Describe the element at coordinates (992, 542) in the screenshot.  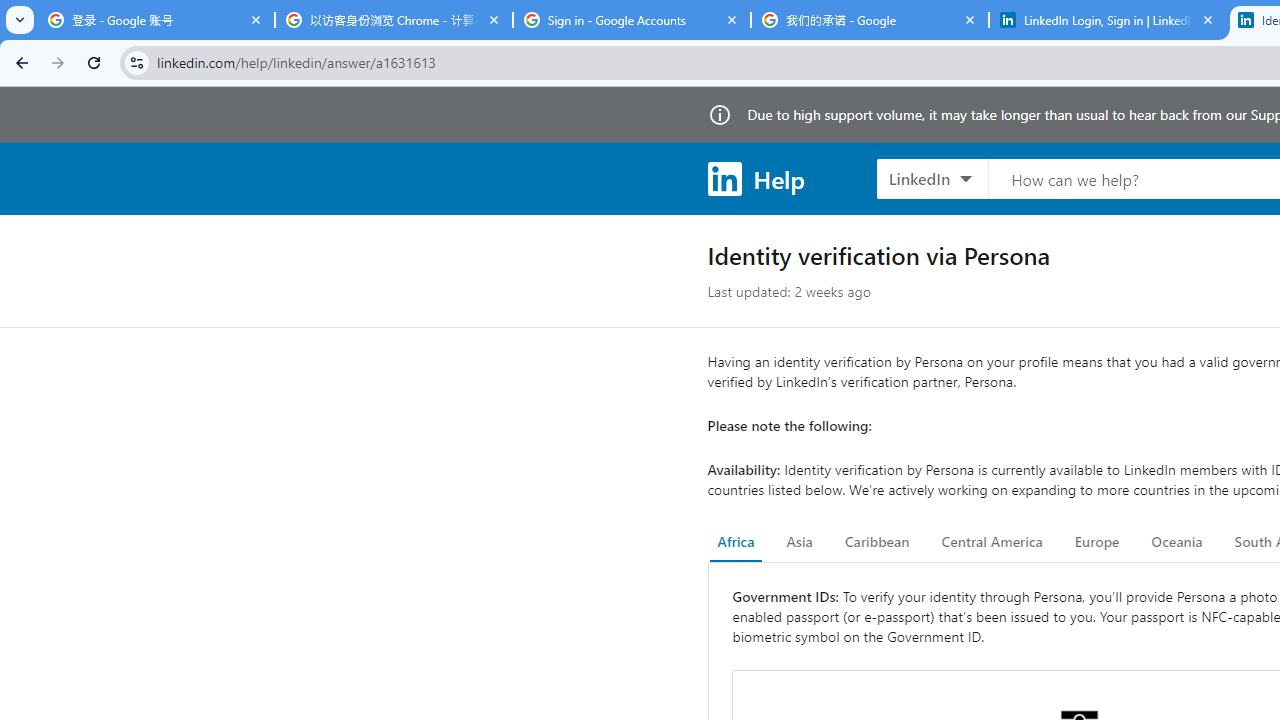
I see `'Central America'` at that location.